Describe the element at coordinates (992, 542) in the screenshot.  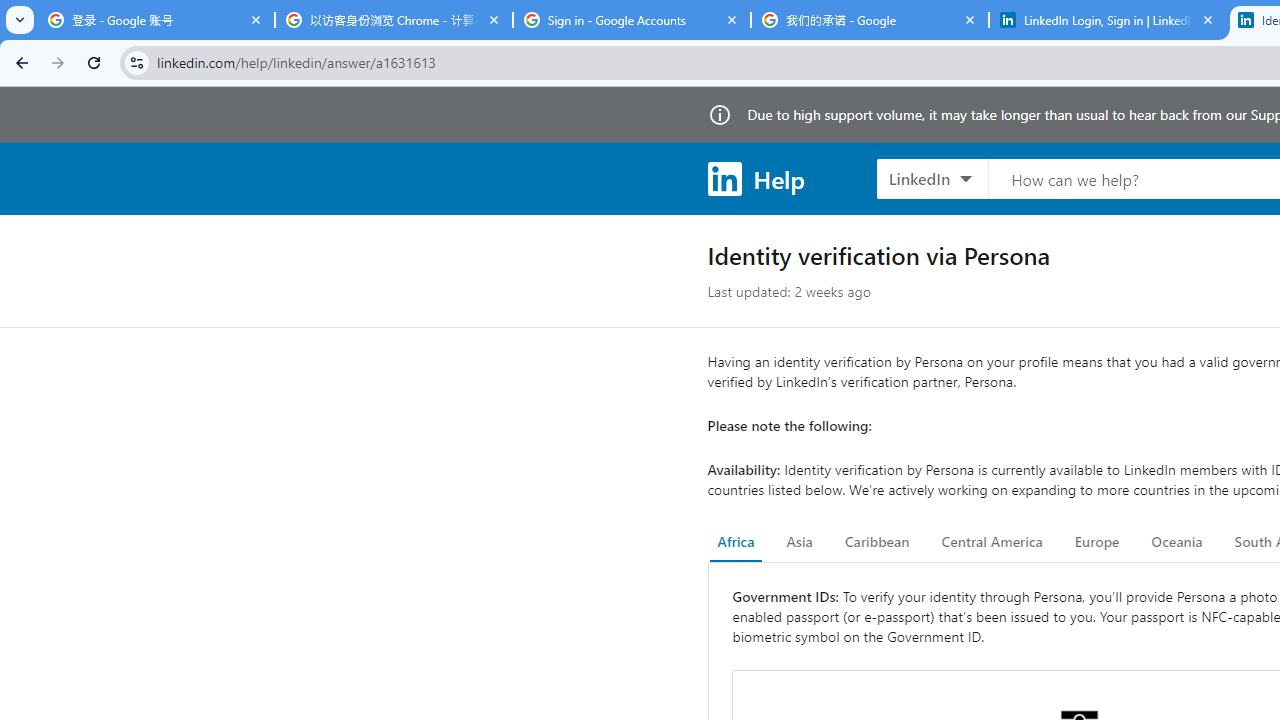
I see `'Central America'` at that location.